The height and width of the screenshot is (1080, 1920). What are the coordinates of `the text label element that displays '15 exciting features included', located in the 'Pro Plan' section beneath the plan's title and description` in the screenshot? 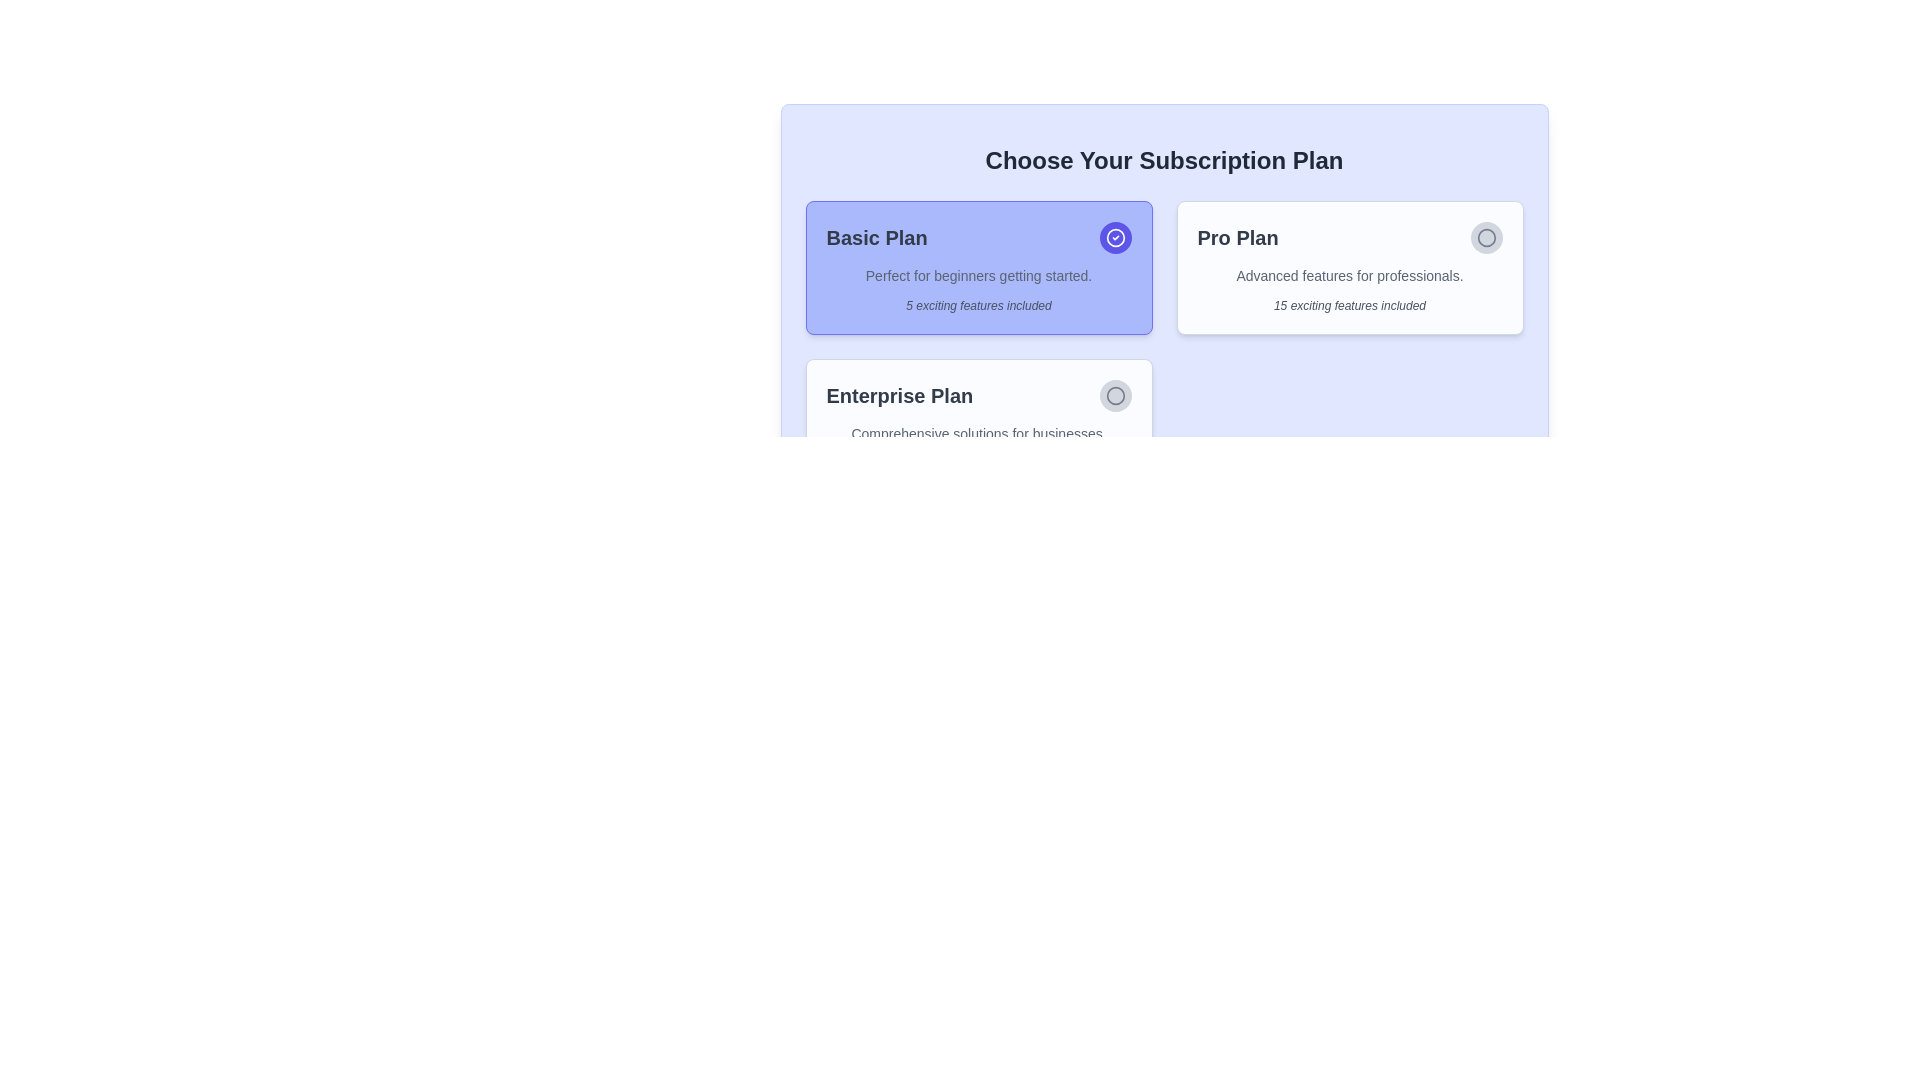 It's located at (1349, 305).